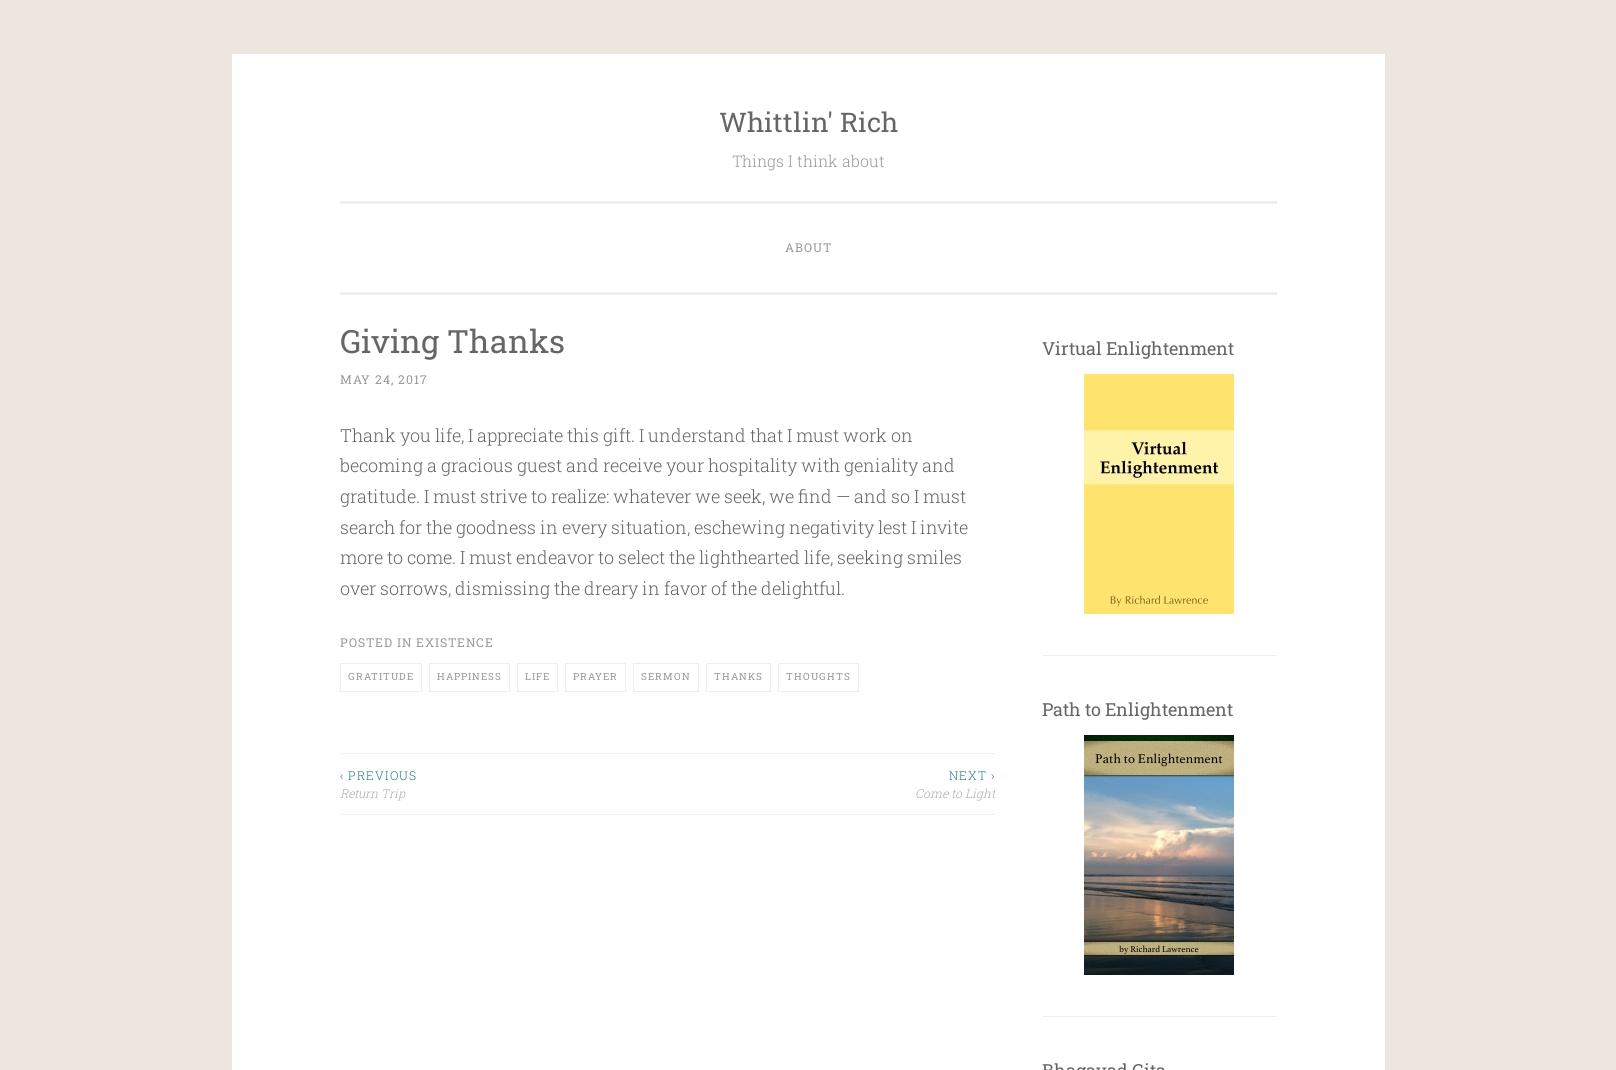 This screenshot has height=1070, width=1616. What do you see at coordinates (806, 160) in the screenshot?
I see `'Things I think about'` at bounding box center [806, 160].